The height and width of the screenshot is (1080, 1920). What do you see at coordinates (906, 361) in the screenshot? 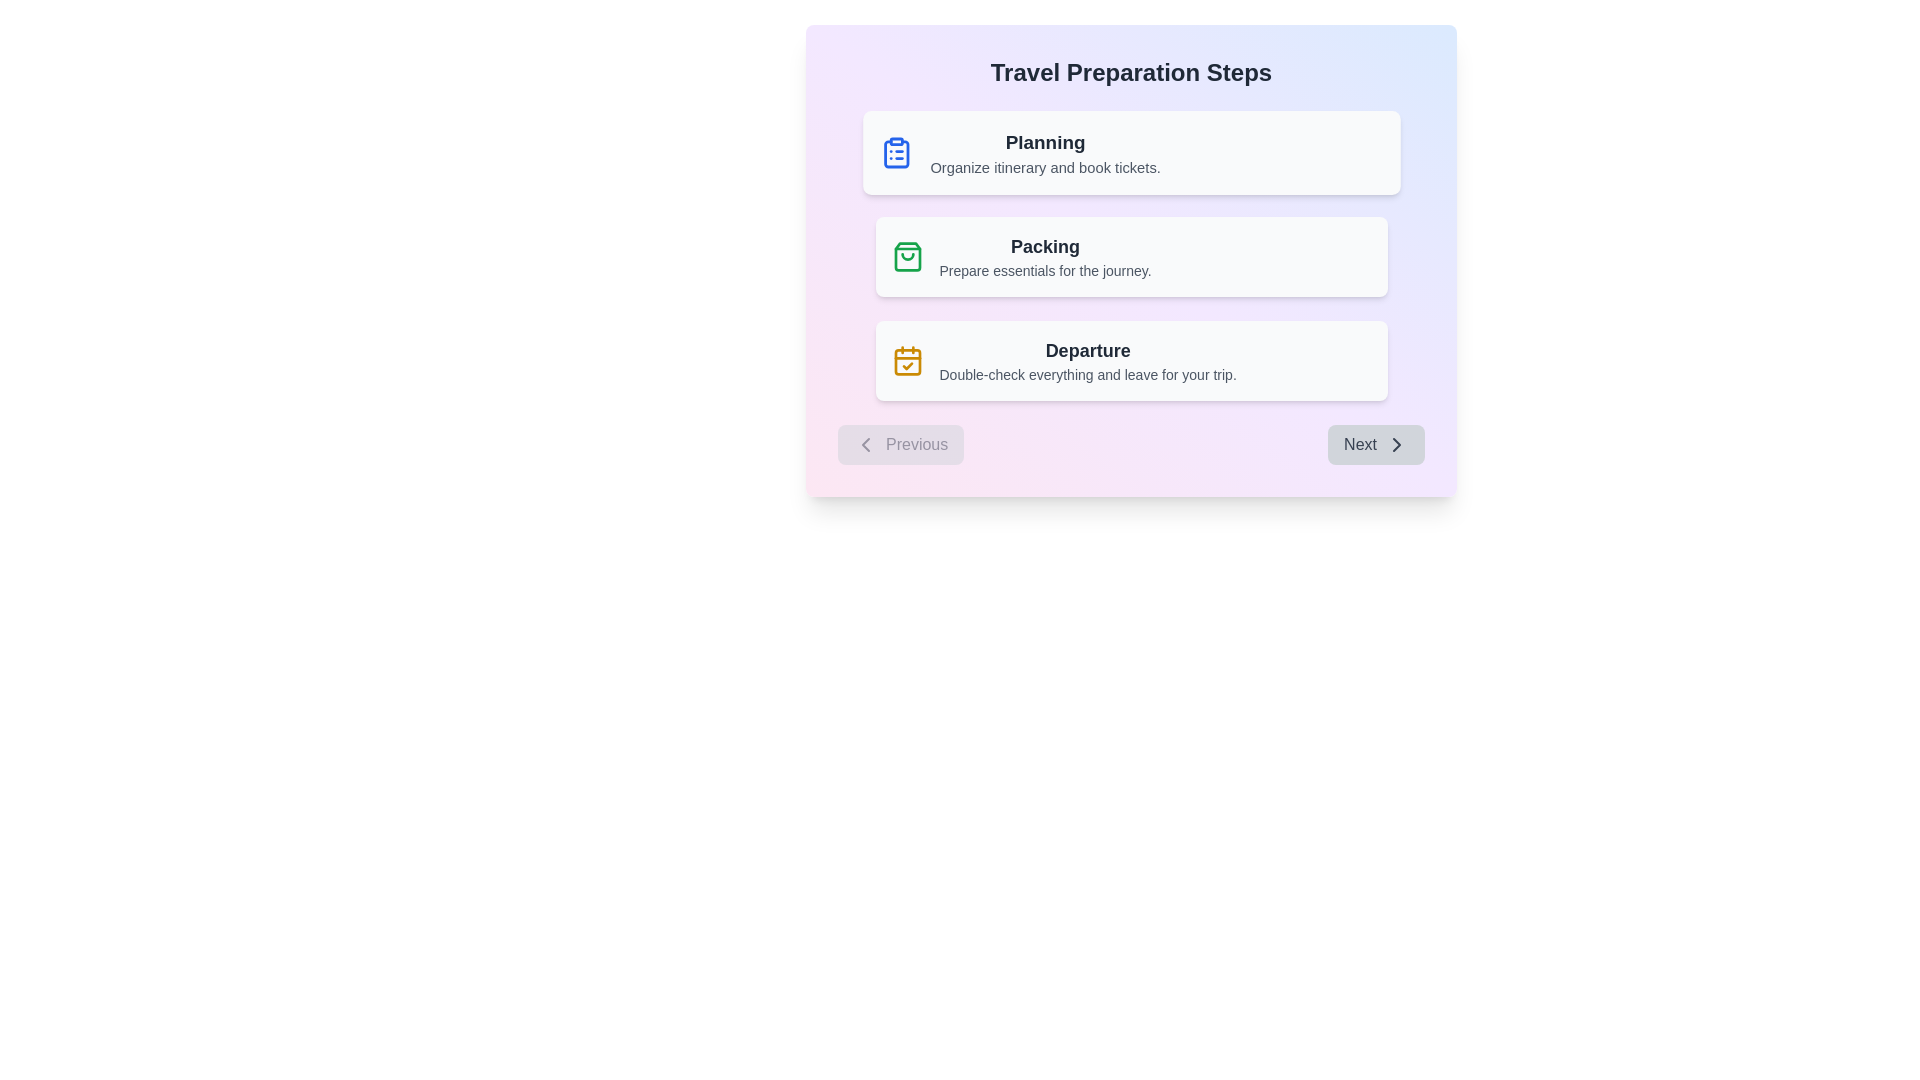
I see `the decorative 'Departure' icon located in the third section of the 'Travel Preparation Steps' list, positioned to the left of the text content` at bounding box center [906, 361].